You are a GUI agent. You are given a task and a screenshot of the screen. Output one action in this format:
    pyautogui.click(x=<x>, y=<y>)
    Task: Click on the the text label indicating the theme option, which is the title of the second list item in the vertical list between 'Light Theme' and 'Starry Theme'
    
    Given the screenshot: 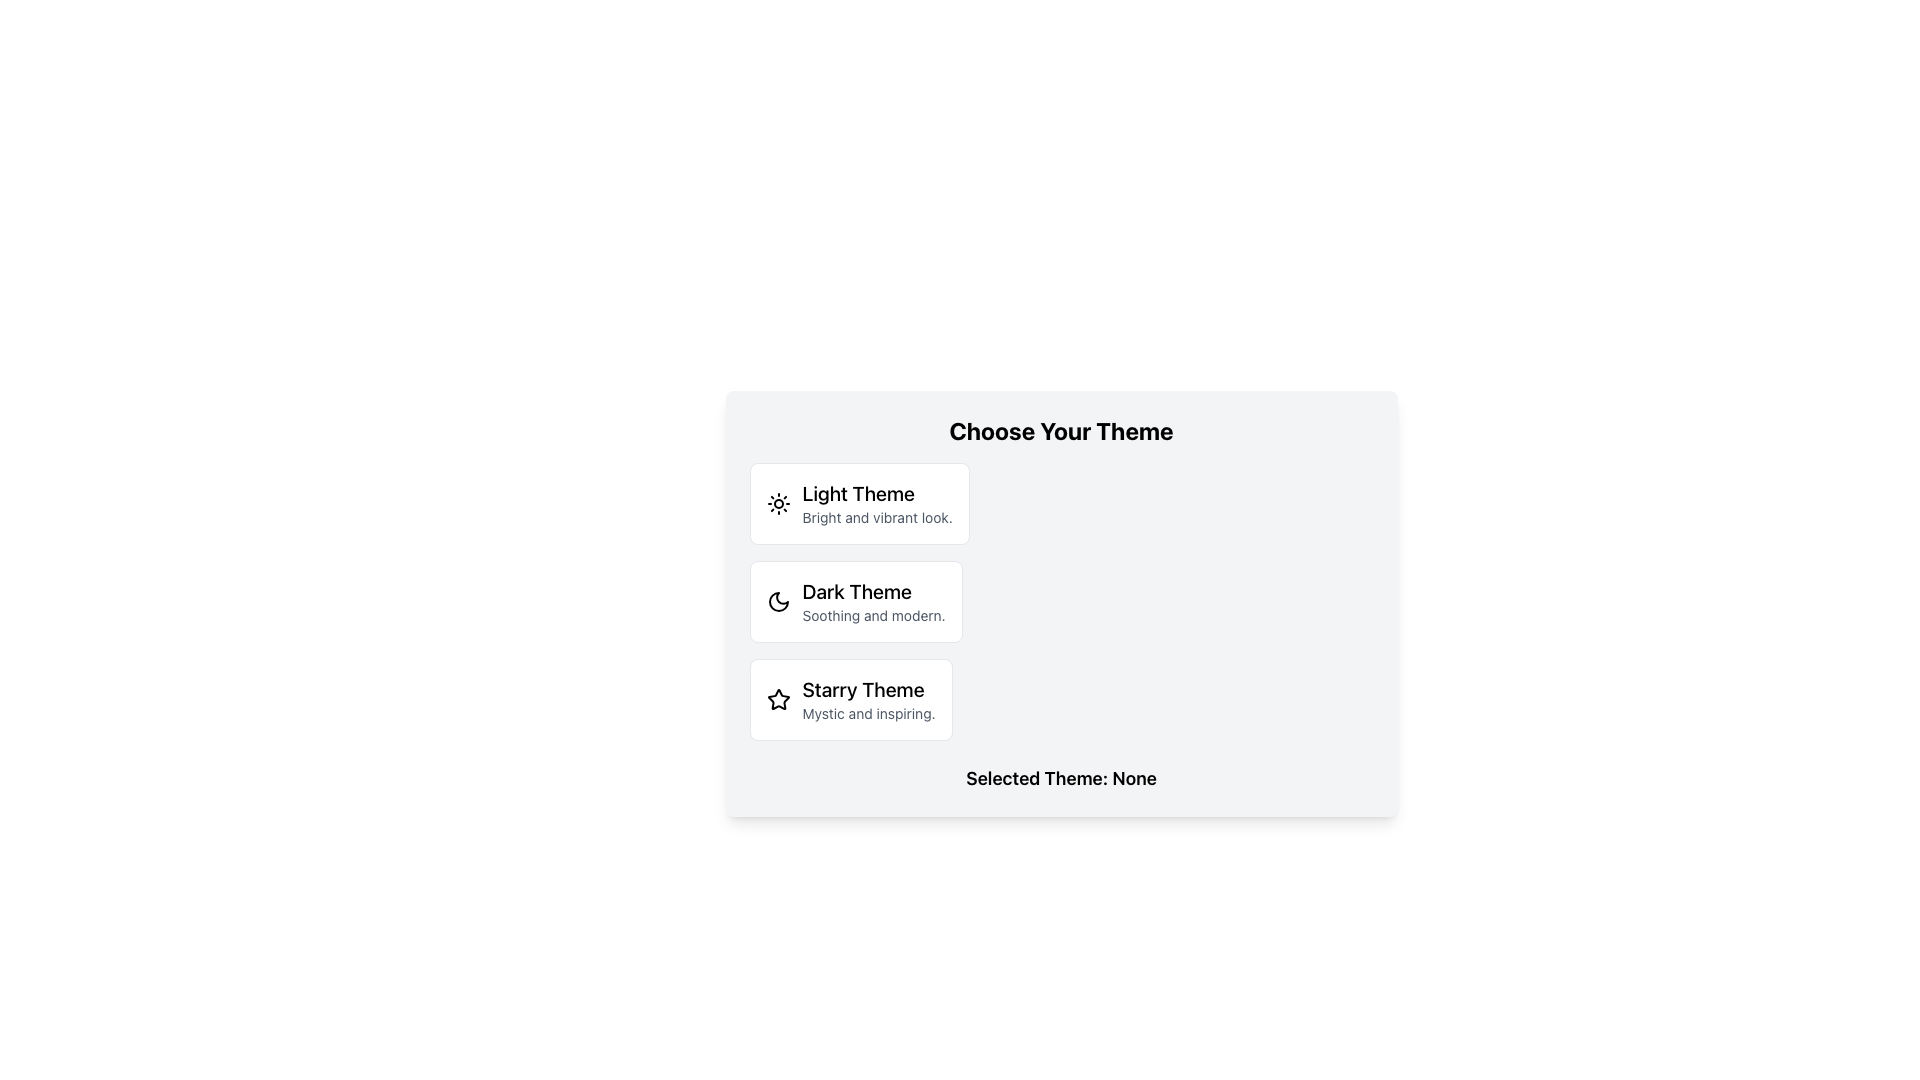 What is the action you would take?
    pyautogui.click(x=874, y=590)
    